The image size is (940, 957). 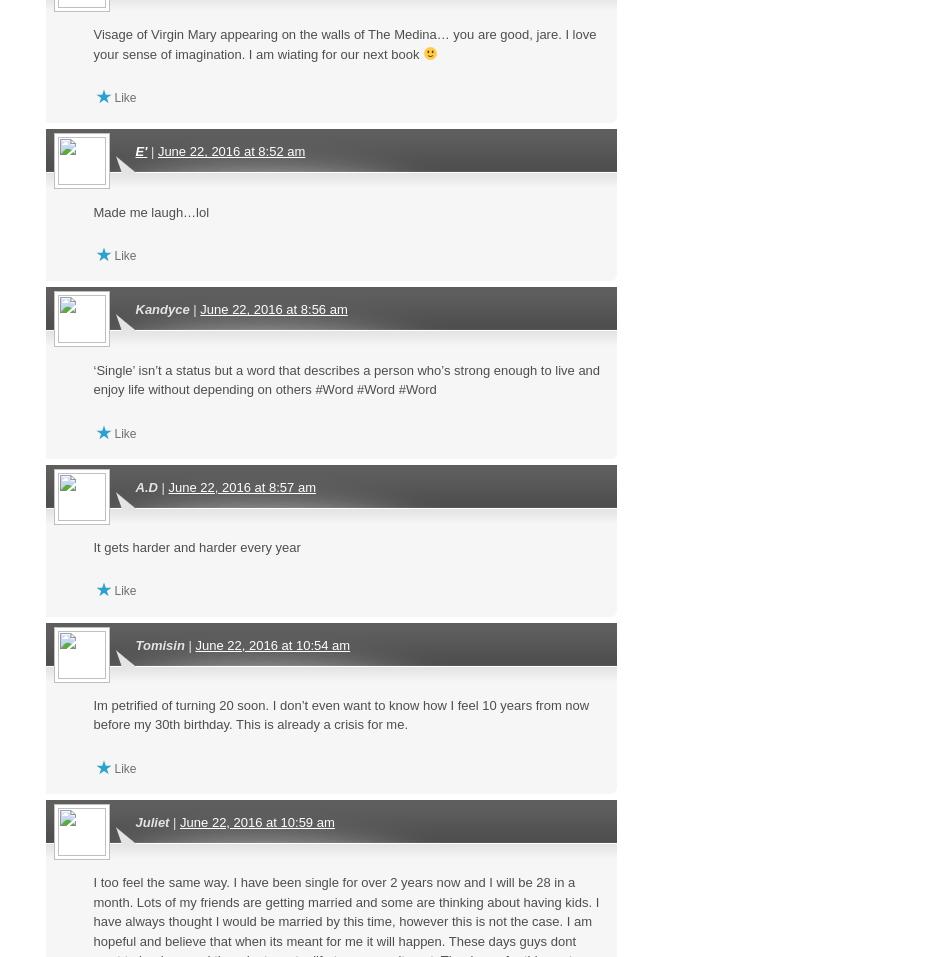 I want to click on 'June 22, 2016 at 10:54 am', so click(x=272, y=643).